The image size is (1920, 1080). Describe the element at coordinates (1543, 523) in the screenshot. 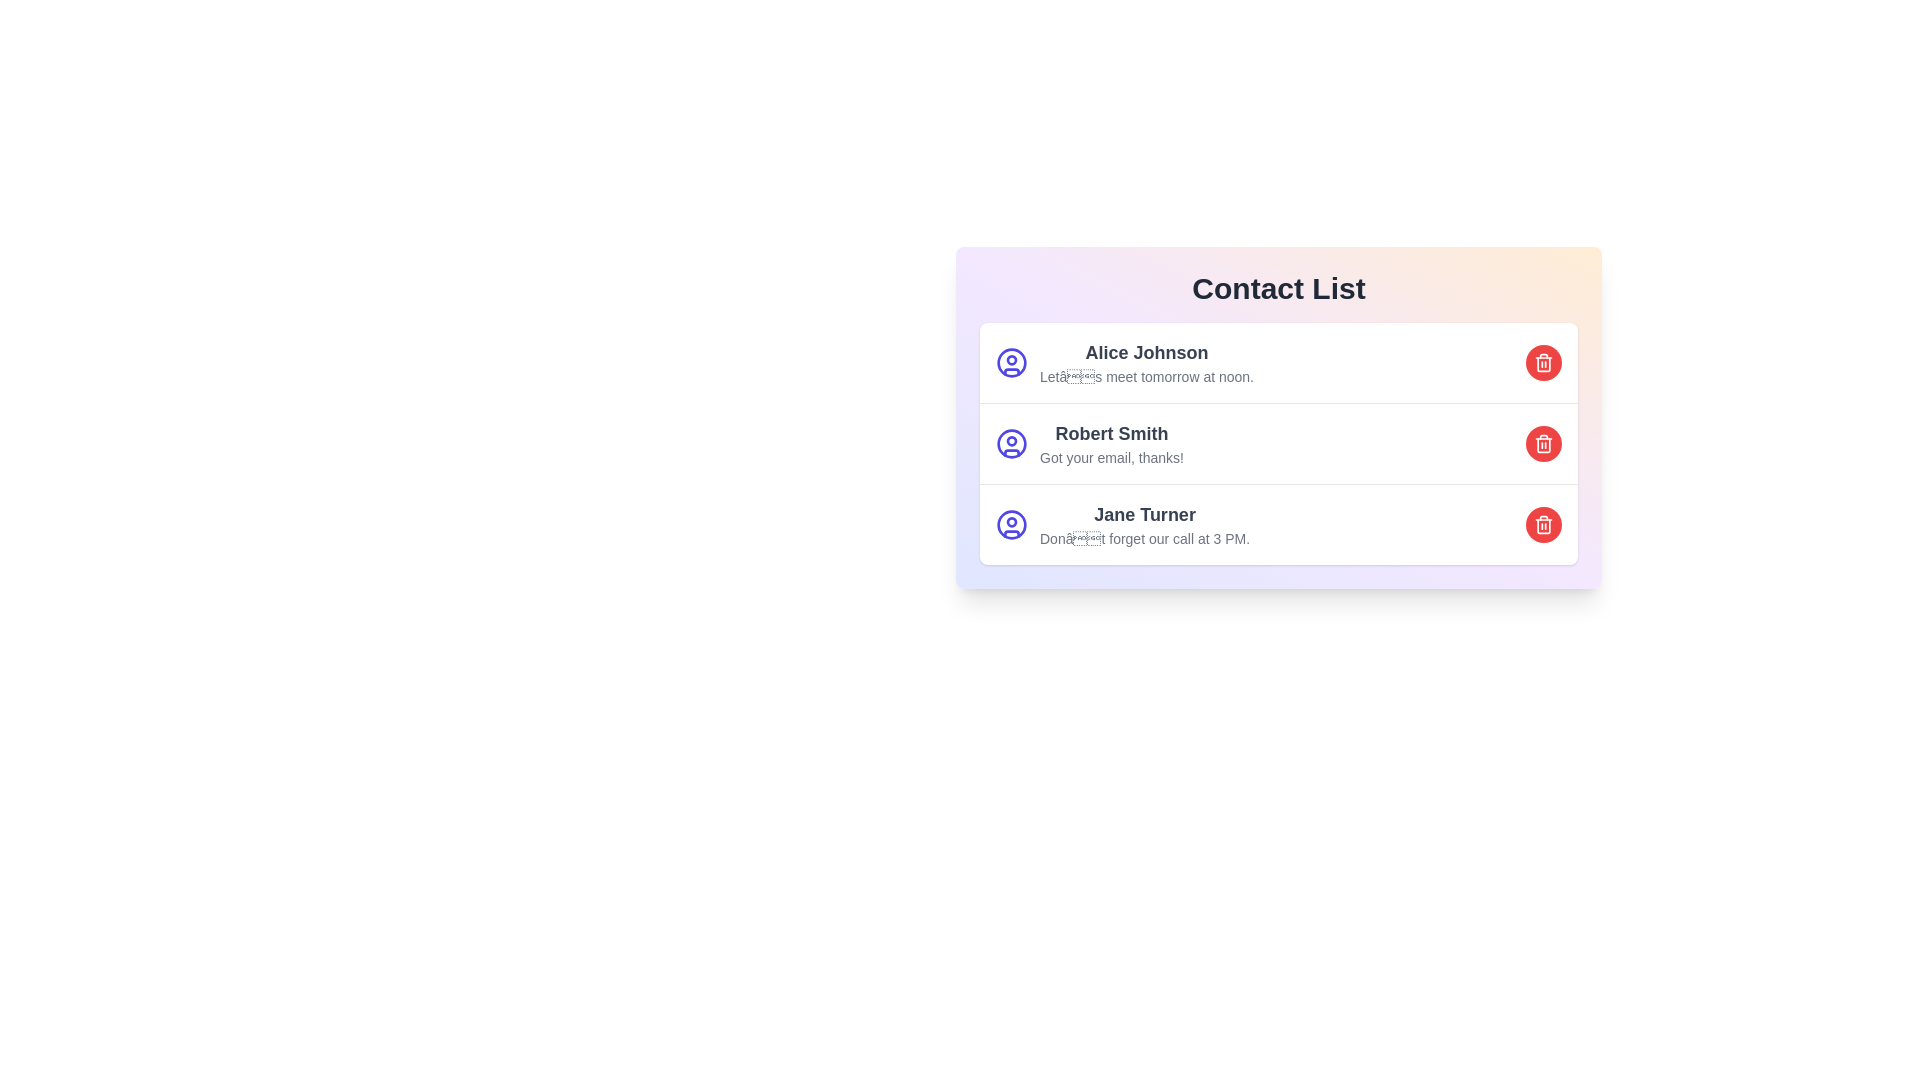

I see `delete button for the contact named Jane Turner` at that location.